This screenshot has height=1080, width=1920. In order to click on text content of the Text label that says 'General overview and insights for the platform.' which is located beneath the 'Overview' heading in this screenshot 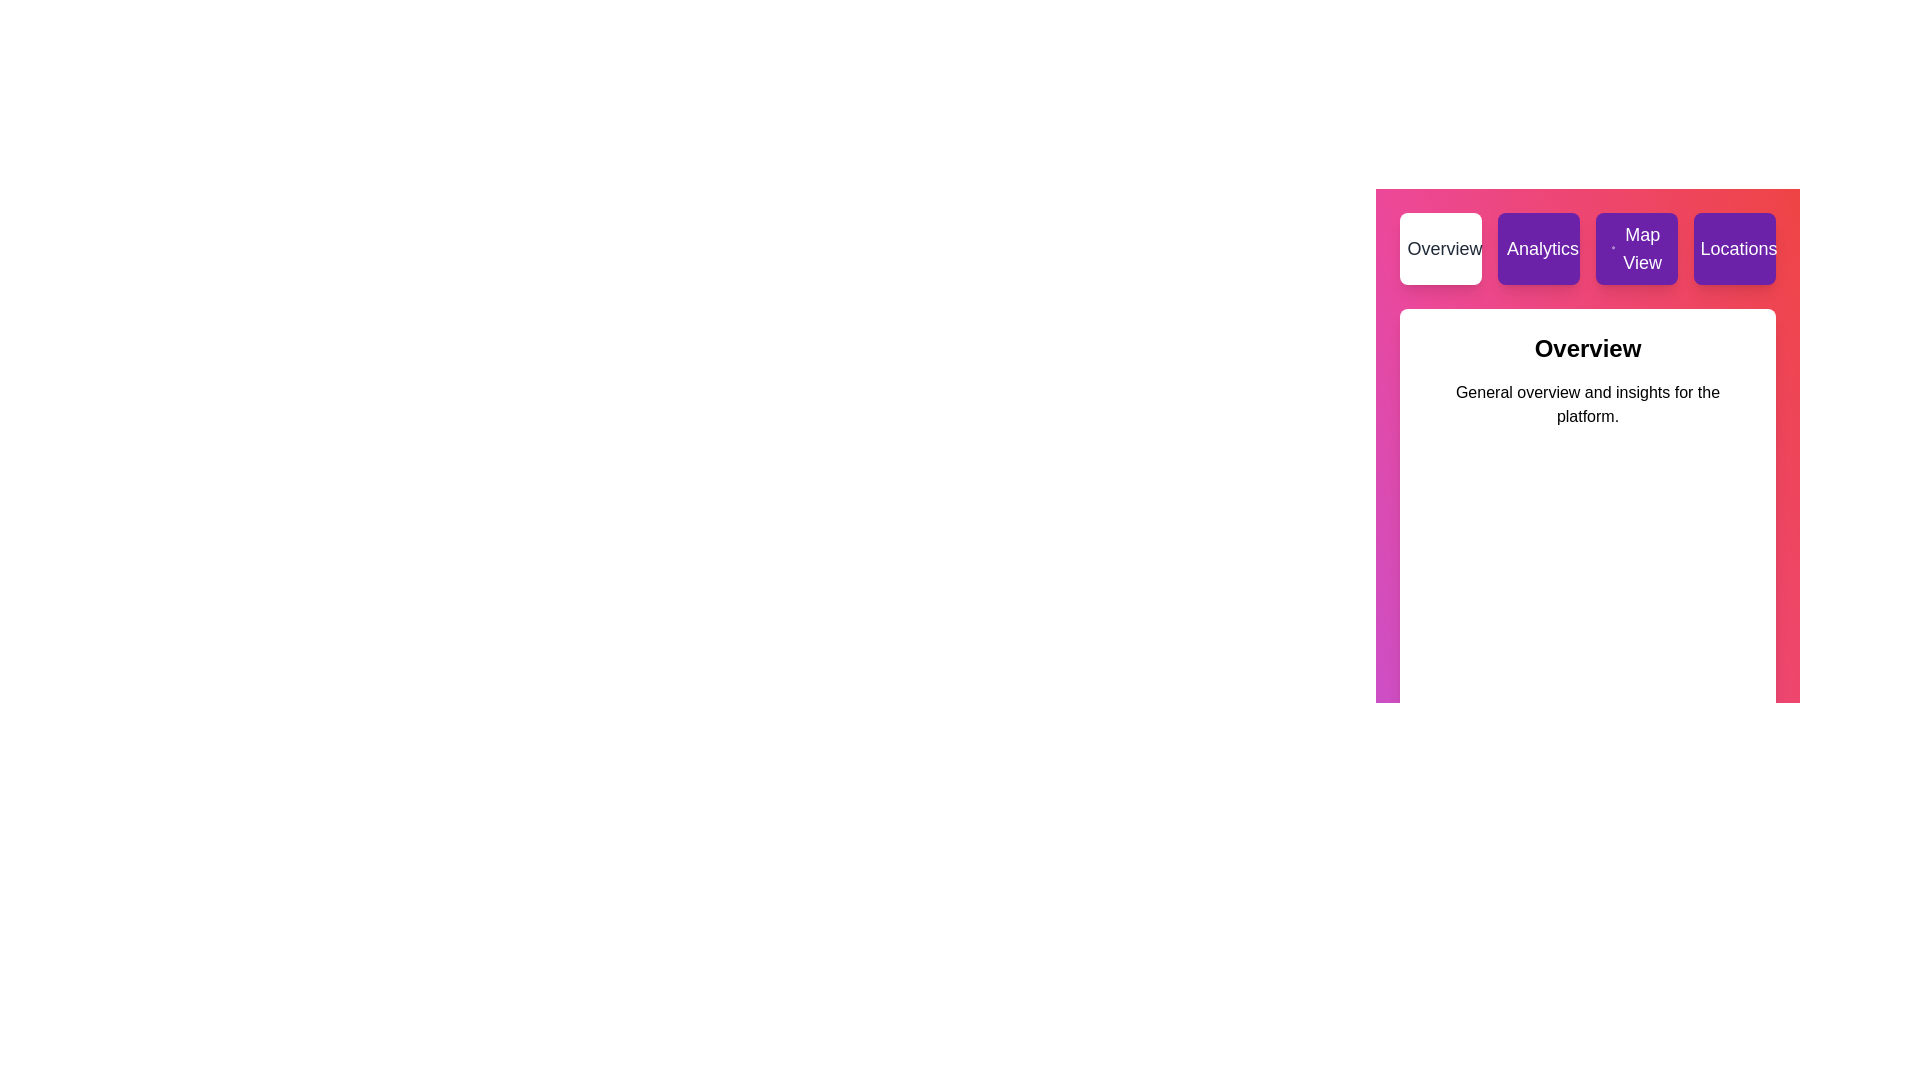, I will do `click(1587, 405)`.